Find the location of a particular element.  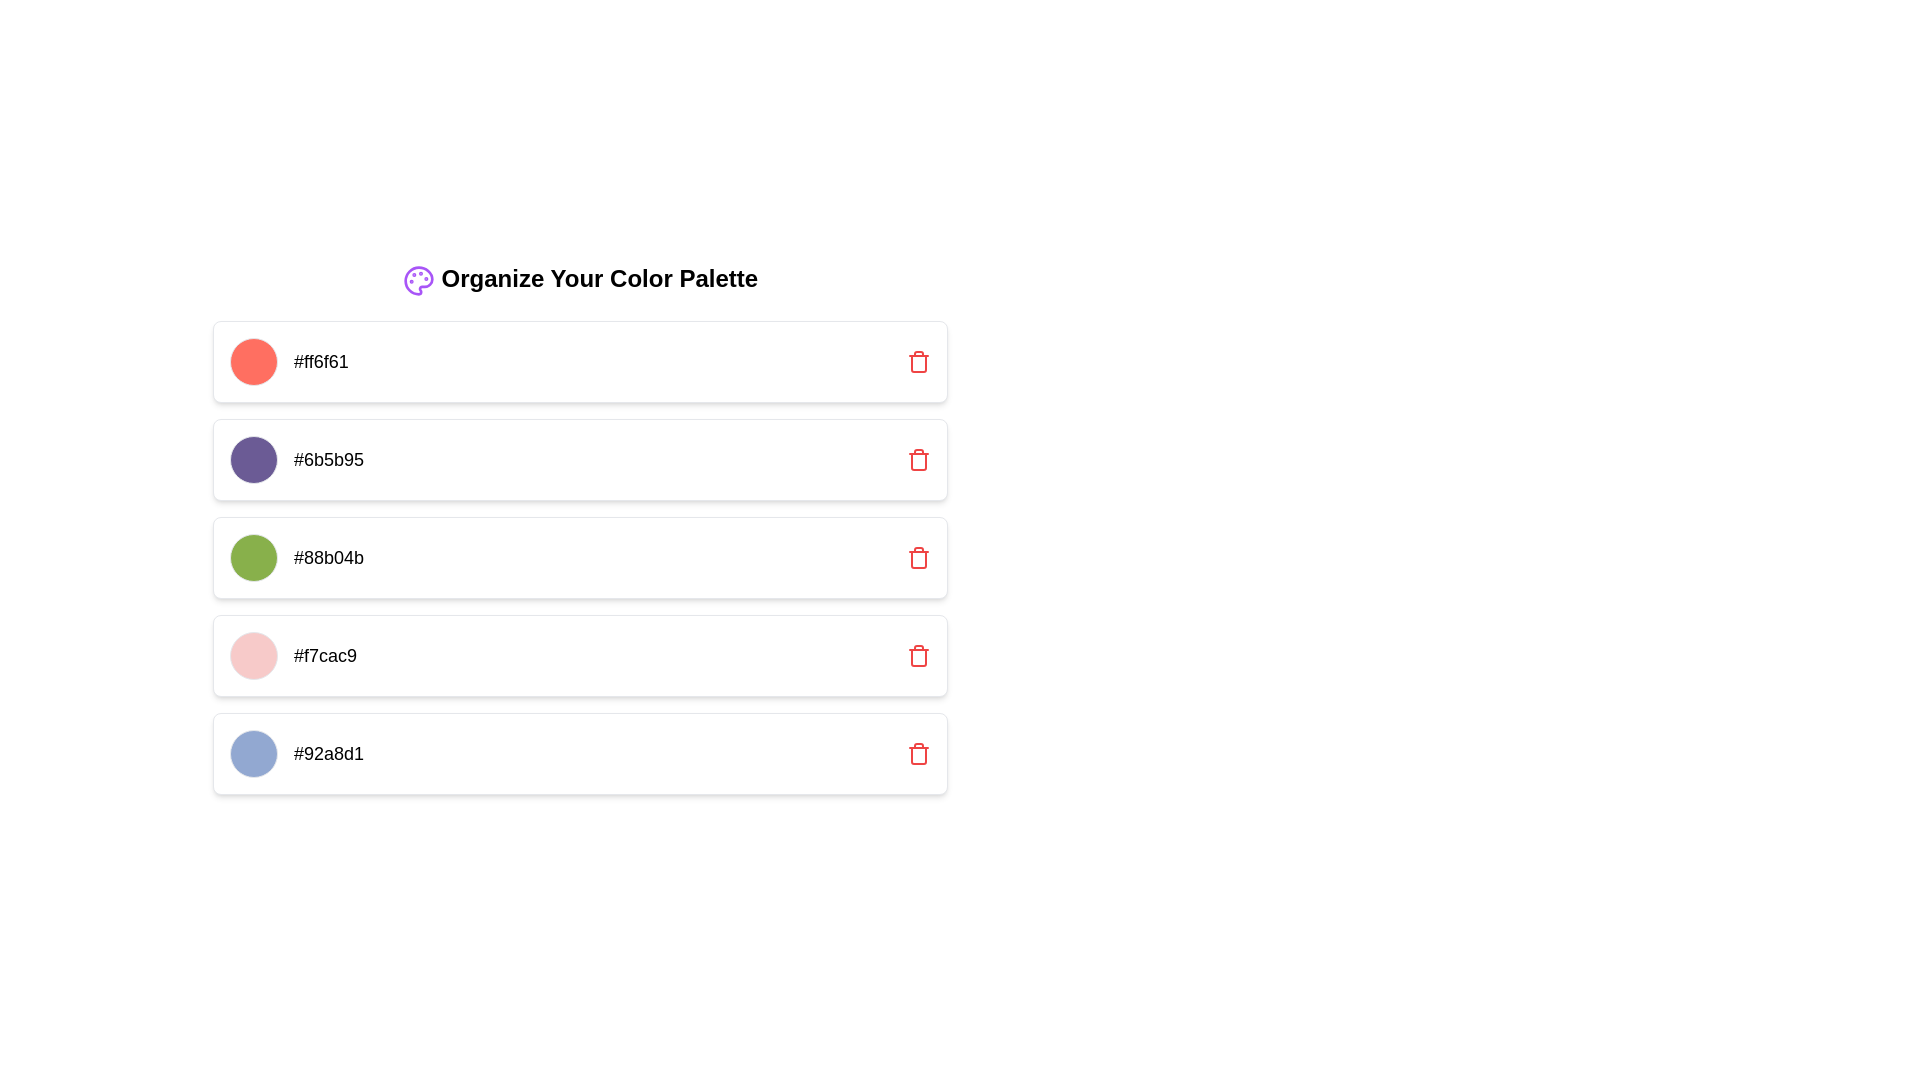

the text label displaying '#88b04b', which is styled in black font on a white background and is part of a color palette arrangement, located next to a green circular icon is located at coordinates (329, 557).